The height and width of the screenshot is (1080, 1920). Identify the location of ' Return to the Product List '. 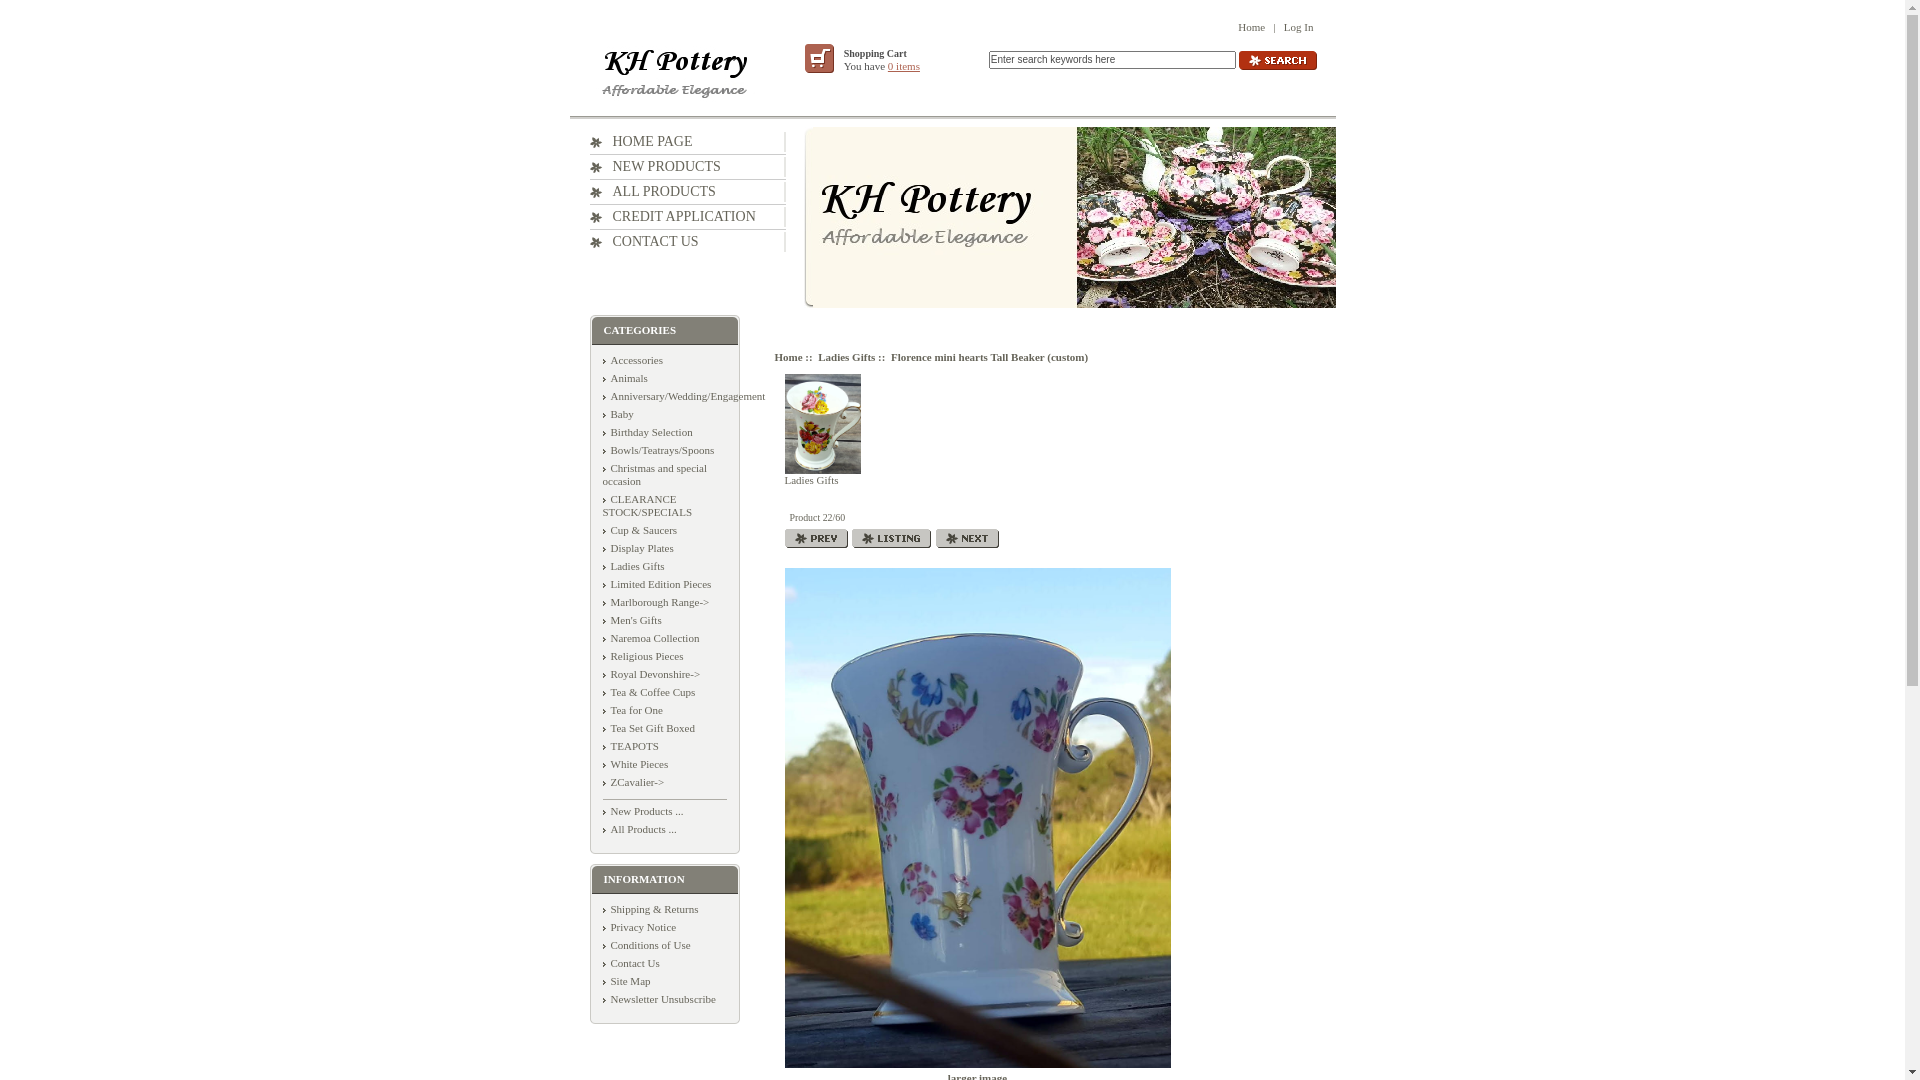
(890, 537).